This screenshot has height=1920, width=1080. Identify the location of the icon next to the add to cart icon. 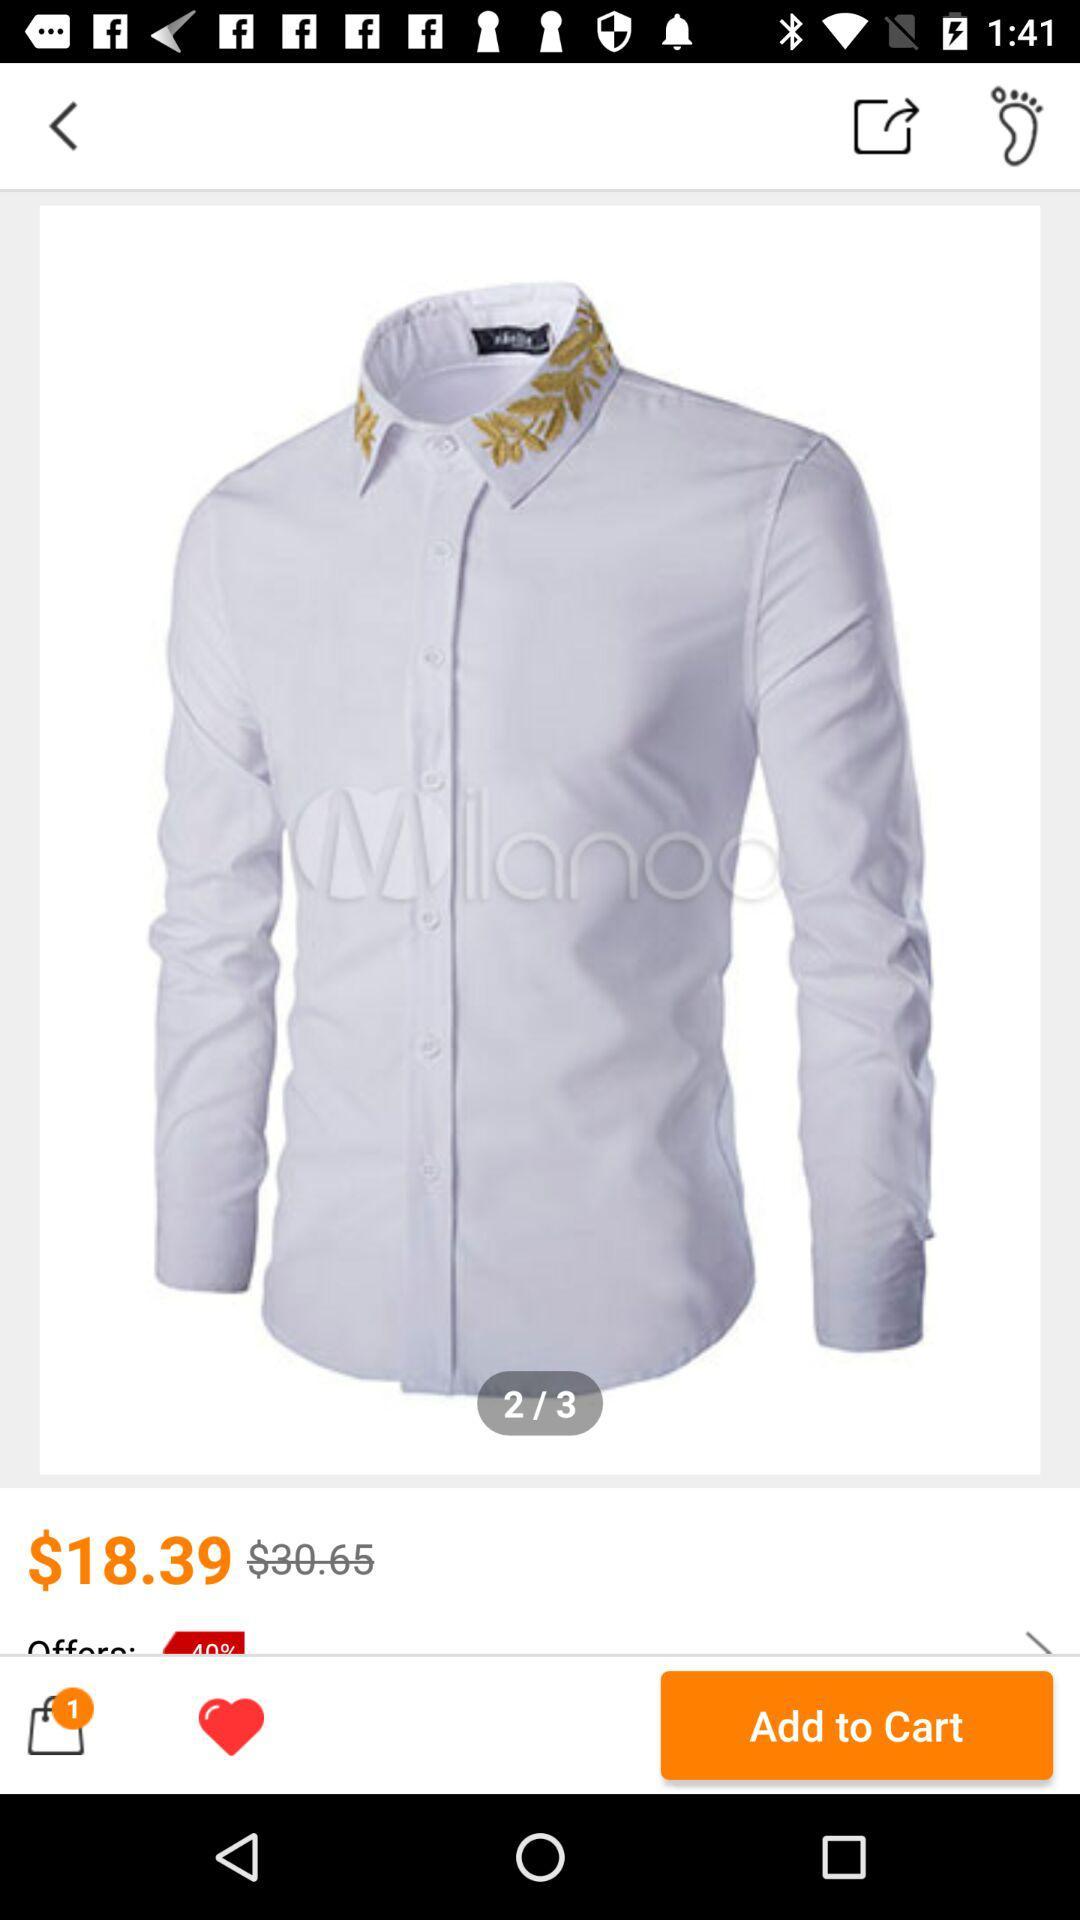
(230, 1724).